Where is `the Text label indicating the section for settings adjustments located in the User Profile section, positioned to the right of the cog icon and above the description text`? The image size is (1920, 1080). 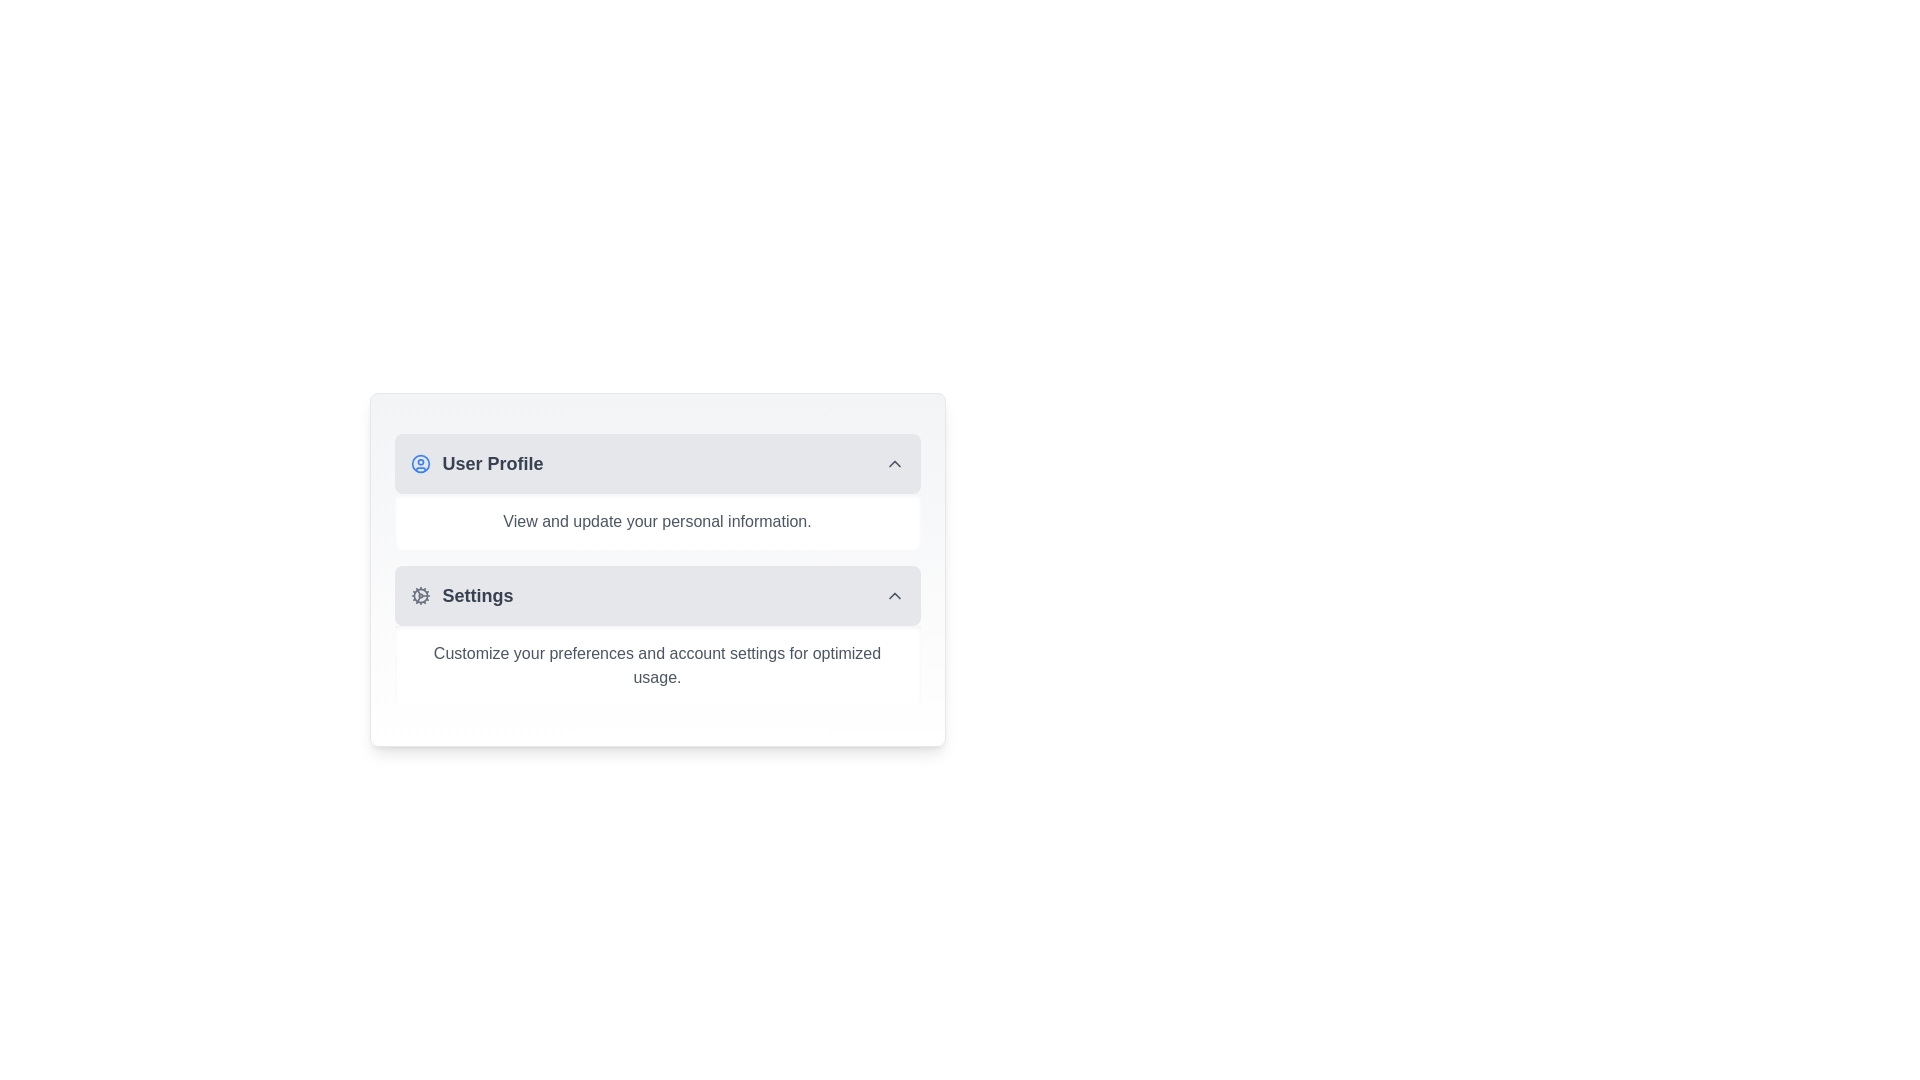 the Text label indicating the section for settings adjustments located in the User Profile section, positioned to the right of the cog icon and above the description text is located at coordinates (477, 595).